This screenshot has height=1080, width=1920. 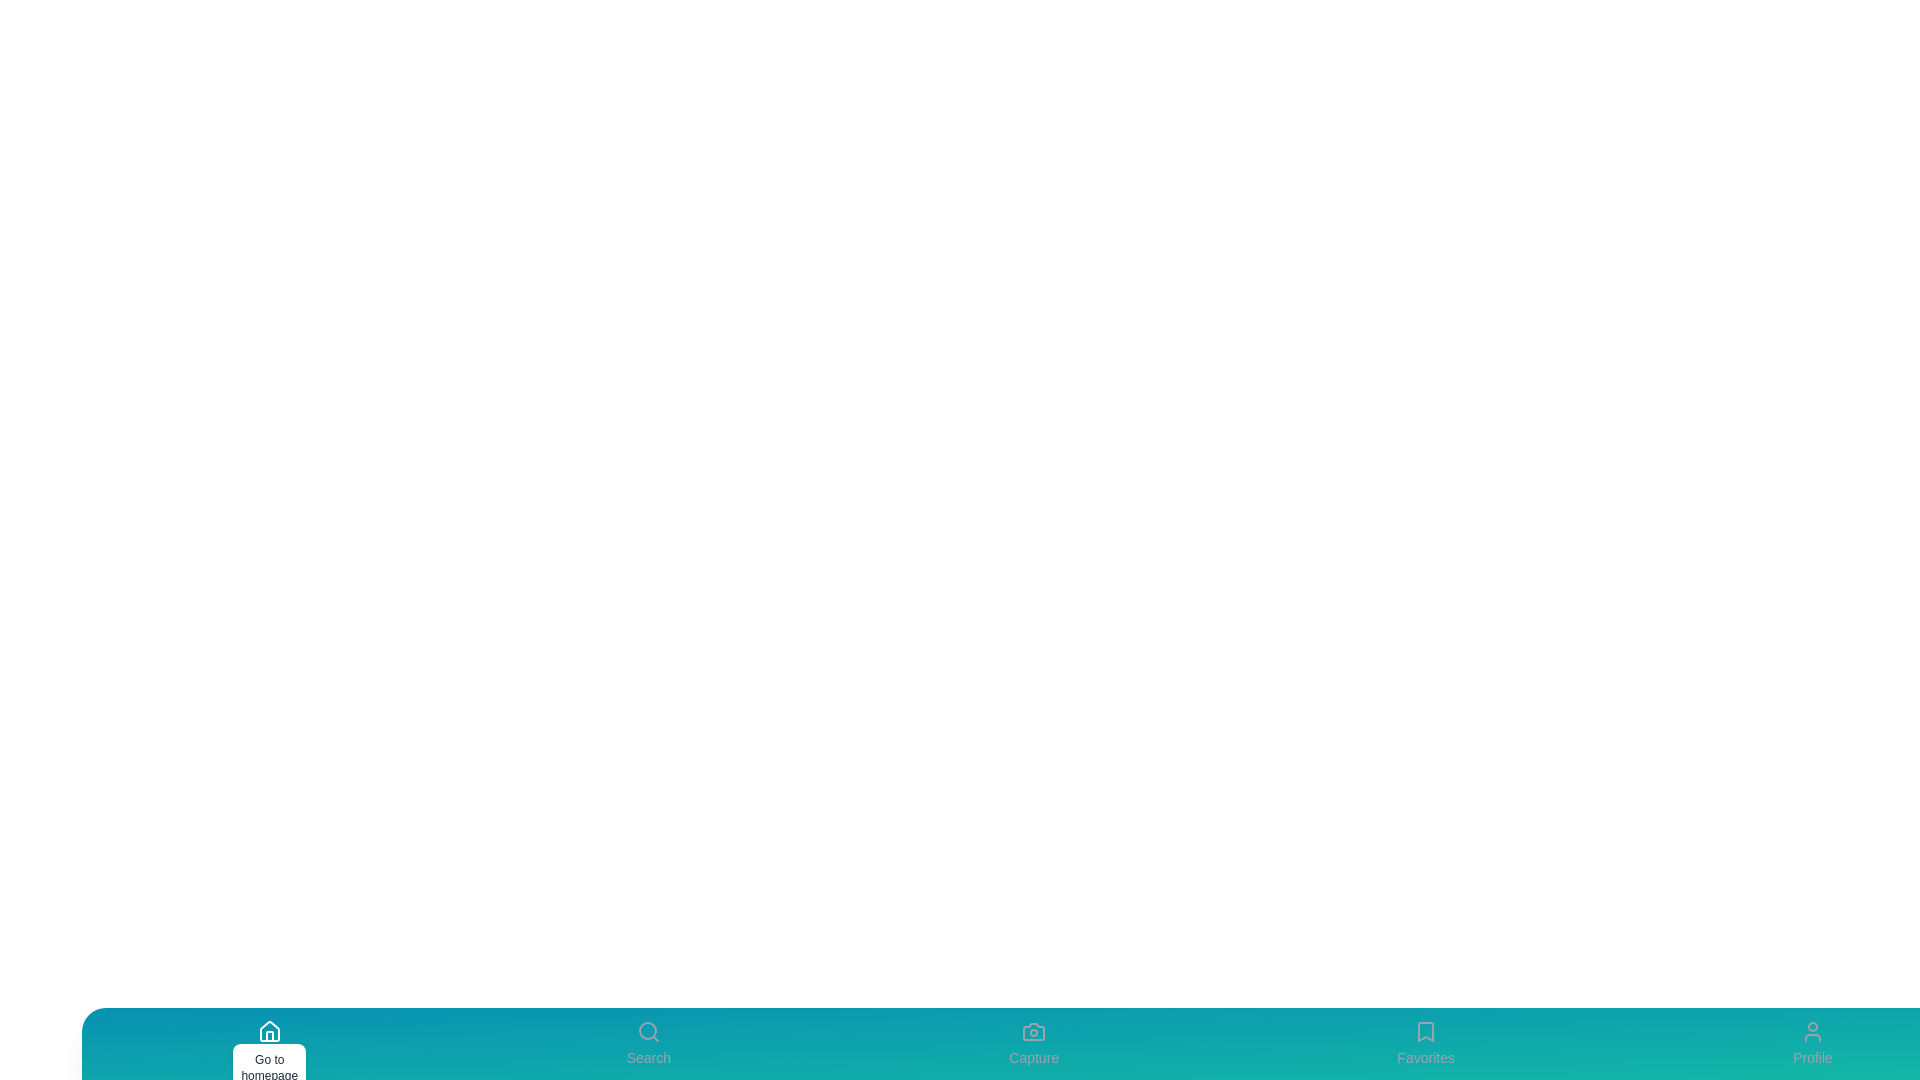 What do you see at coordinates (1034, 1043) in the screenshot?
I see `the Capture tab to view its details` at bounding box center [1034, 1043].